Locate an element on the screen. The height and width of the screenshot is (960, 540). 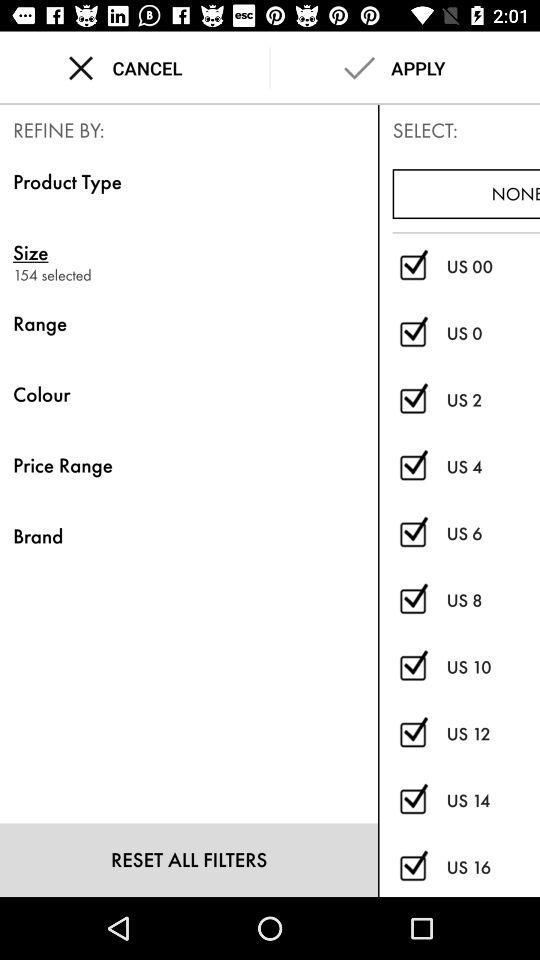
zero dollar check box is located at coordinates (412, 266).